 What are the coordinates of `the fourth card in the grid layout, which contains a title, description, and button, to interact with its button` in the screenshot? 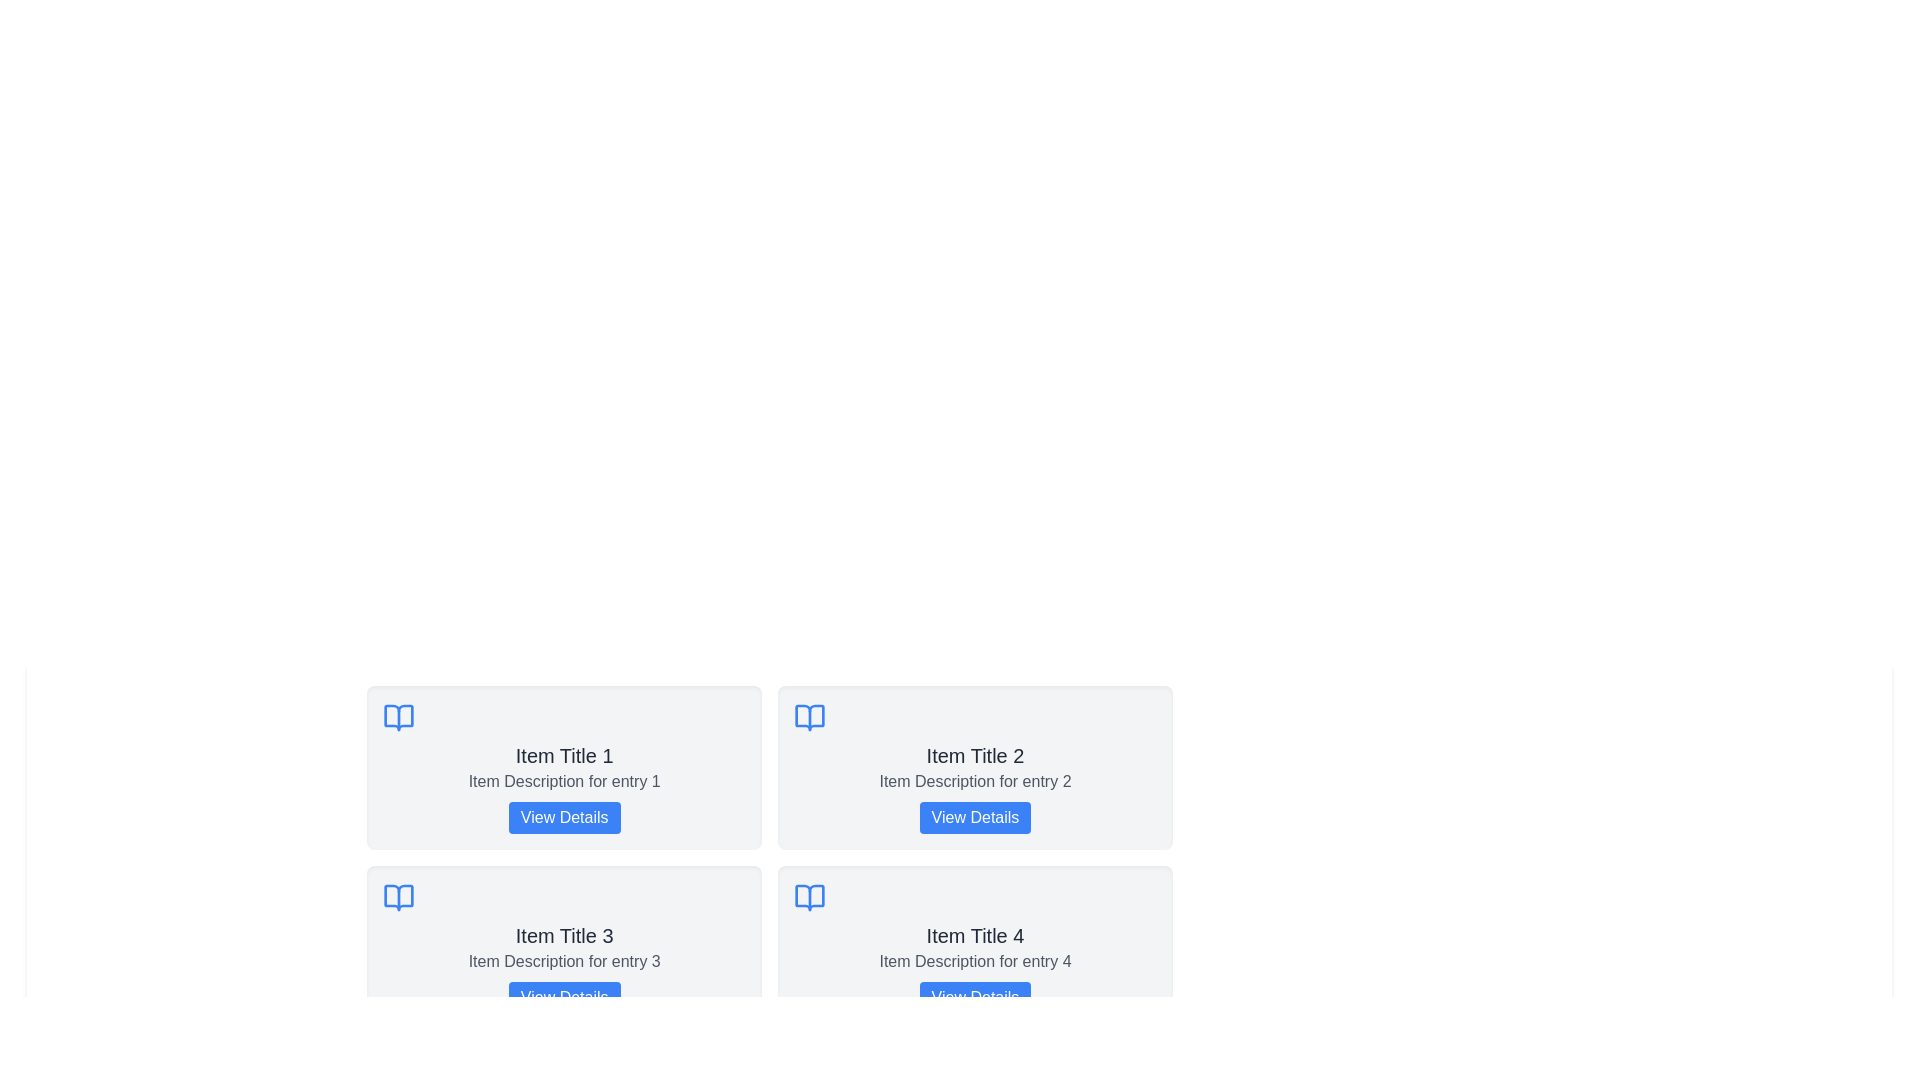 It's located at (975, 947).